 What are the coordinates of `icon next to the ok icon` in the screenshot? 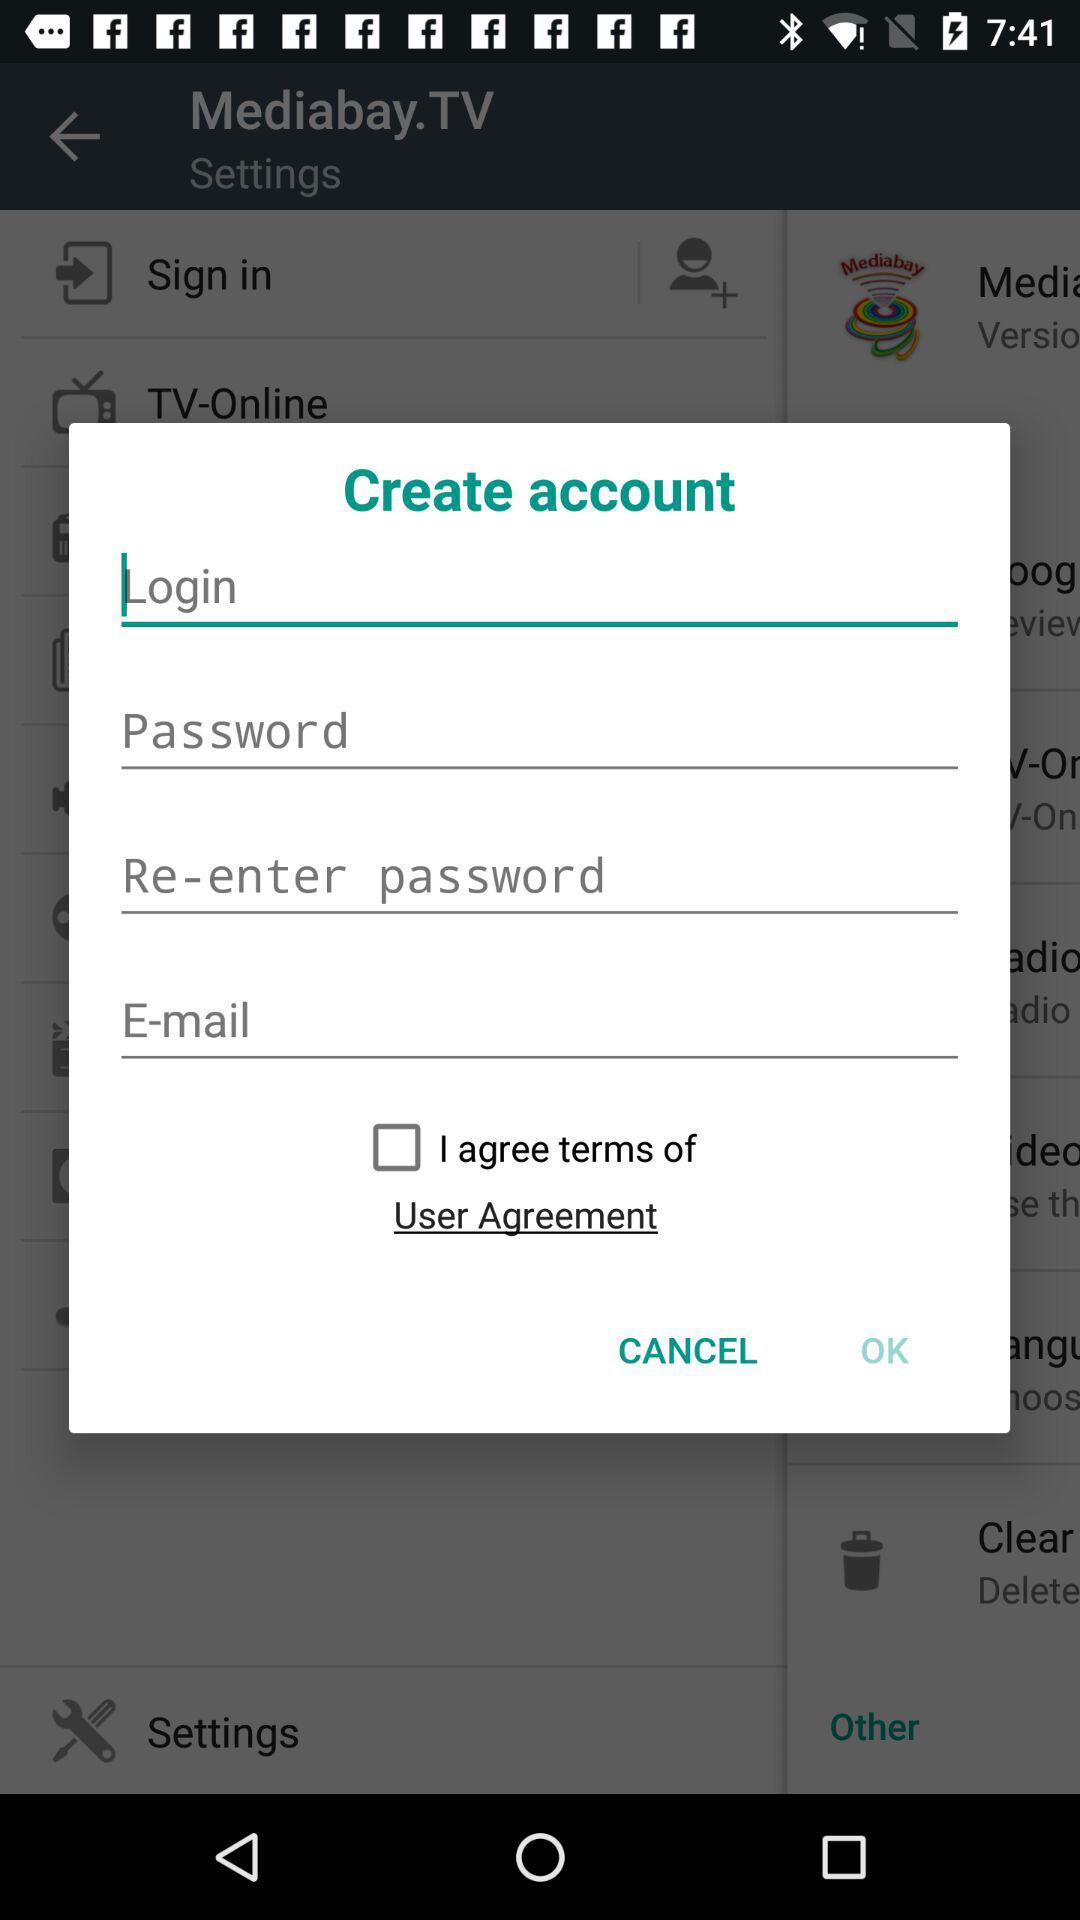 It's located at (687, 1349).